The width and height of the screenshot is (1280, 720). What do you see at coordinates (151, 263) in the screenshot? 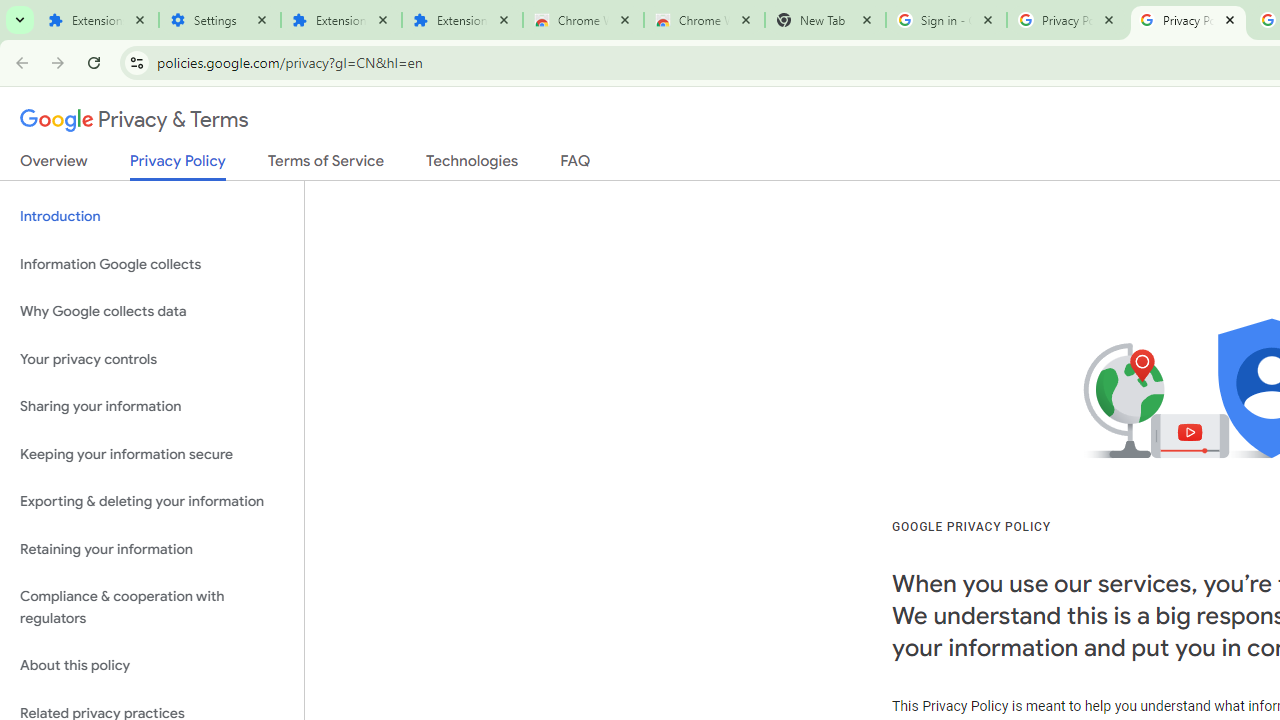
I see `'Information Google collects'` at bounding box center [151, 263].